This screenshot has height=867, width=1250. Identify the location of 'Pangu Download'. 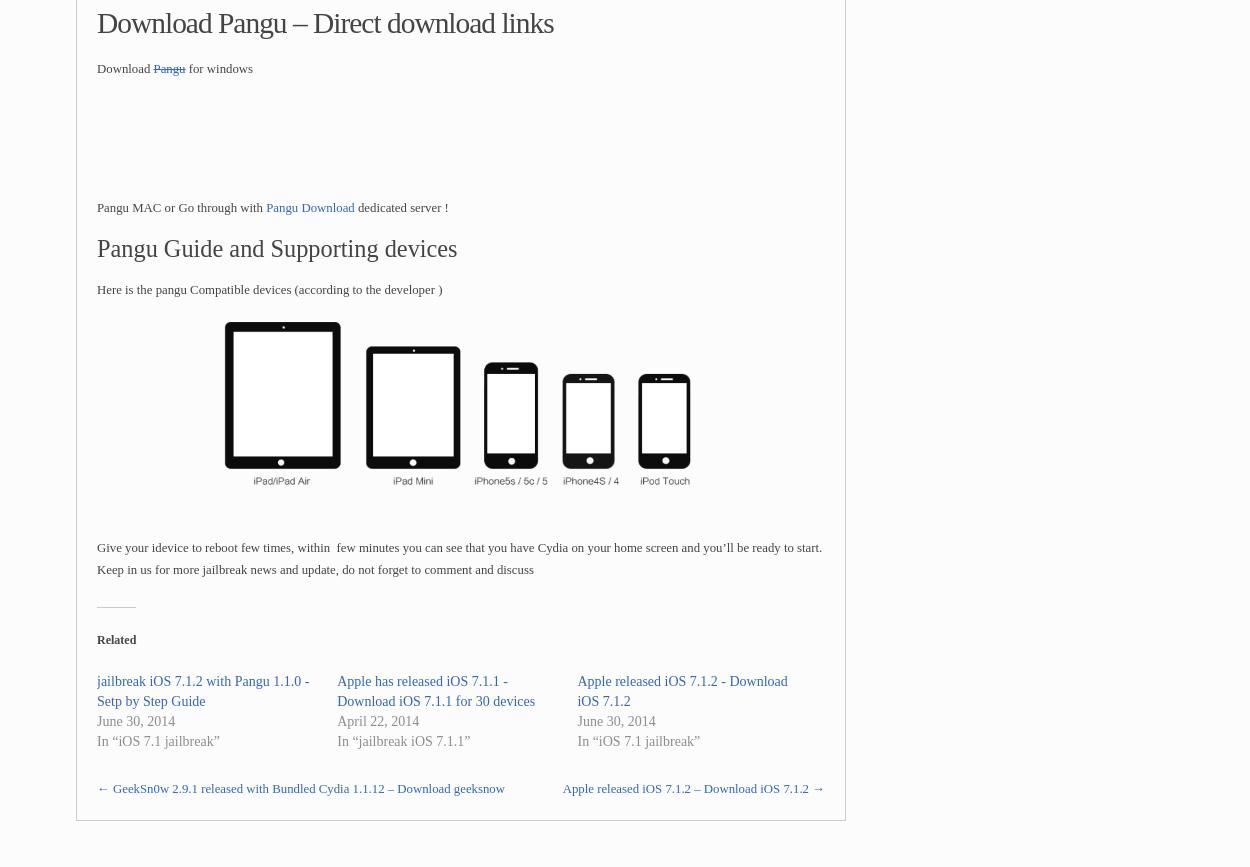
(310, 207).